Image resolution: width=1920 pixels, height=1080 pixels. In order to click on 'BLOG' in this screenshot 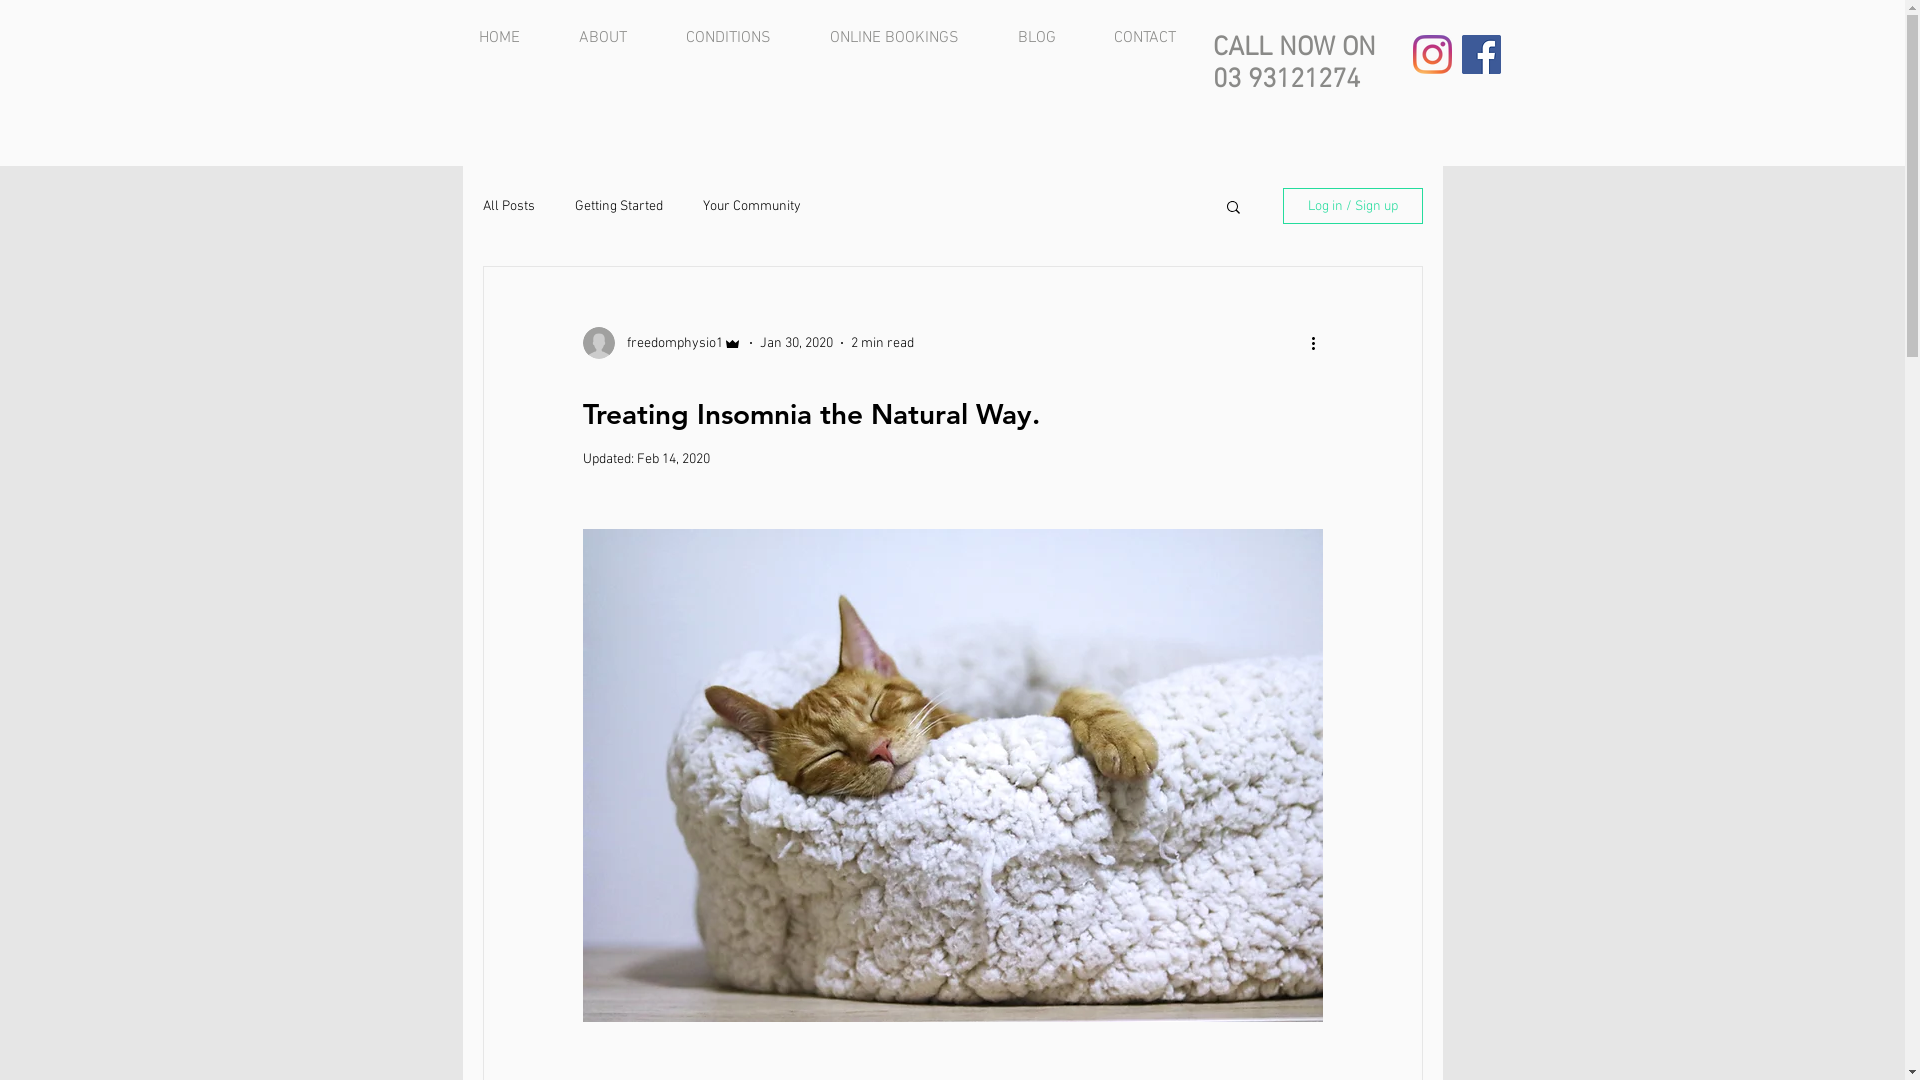, I will do `click(1049, 38)`.